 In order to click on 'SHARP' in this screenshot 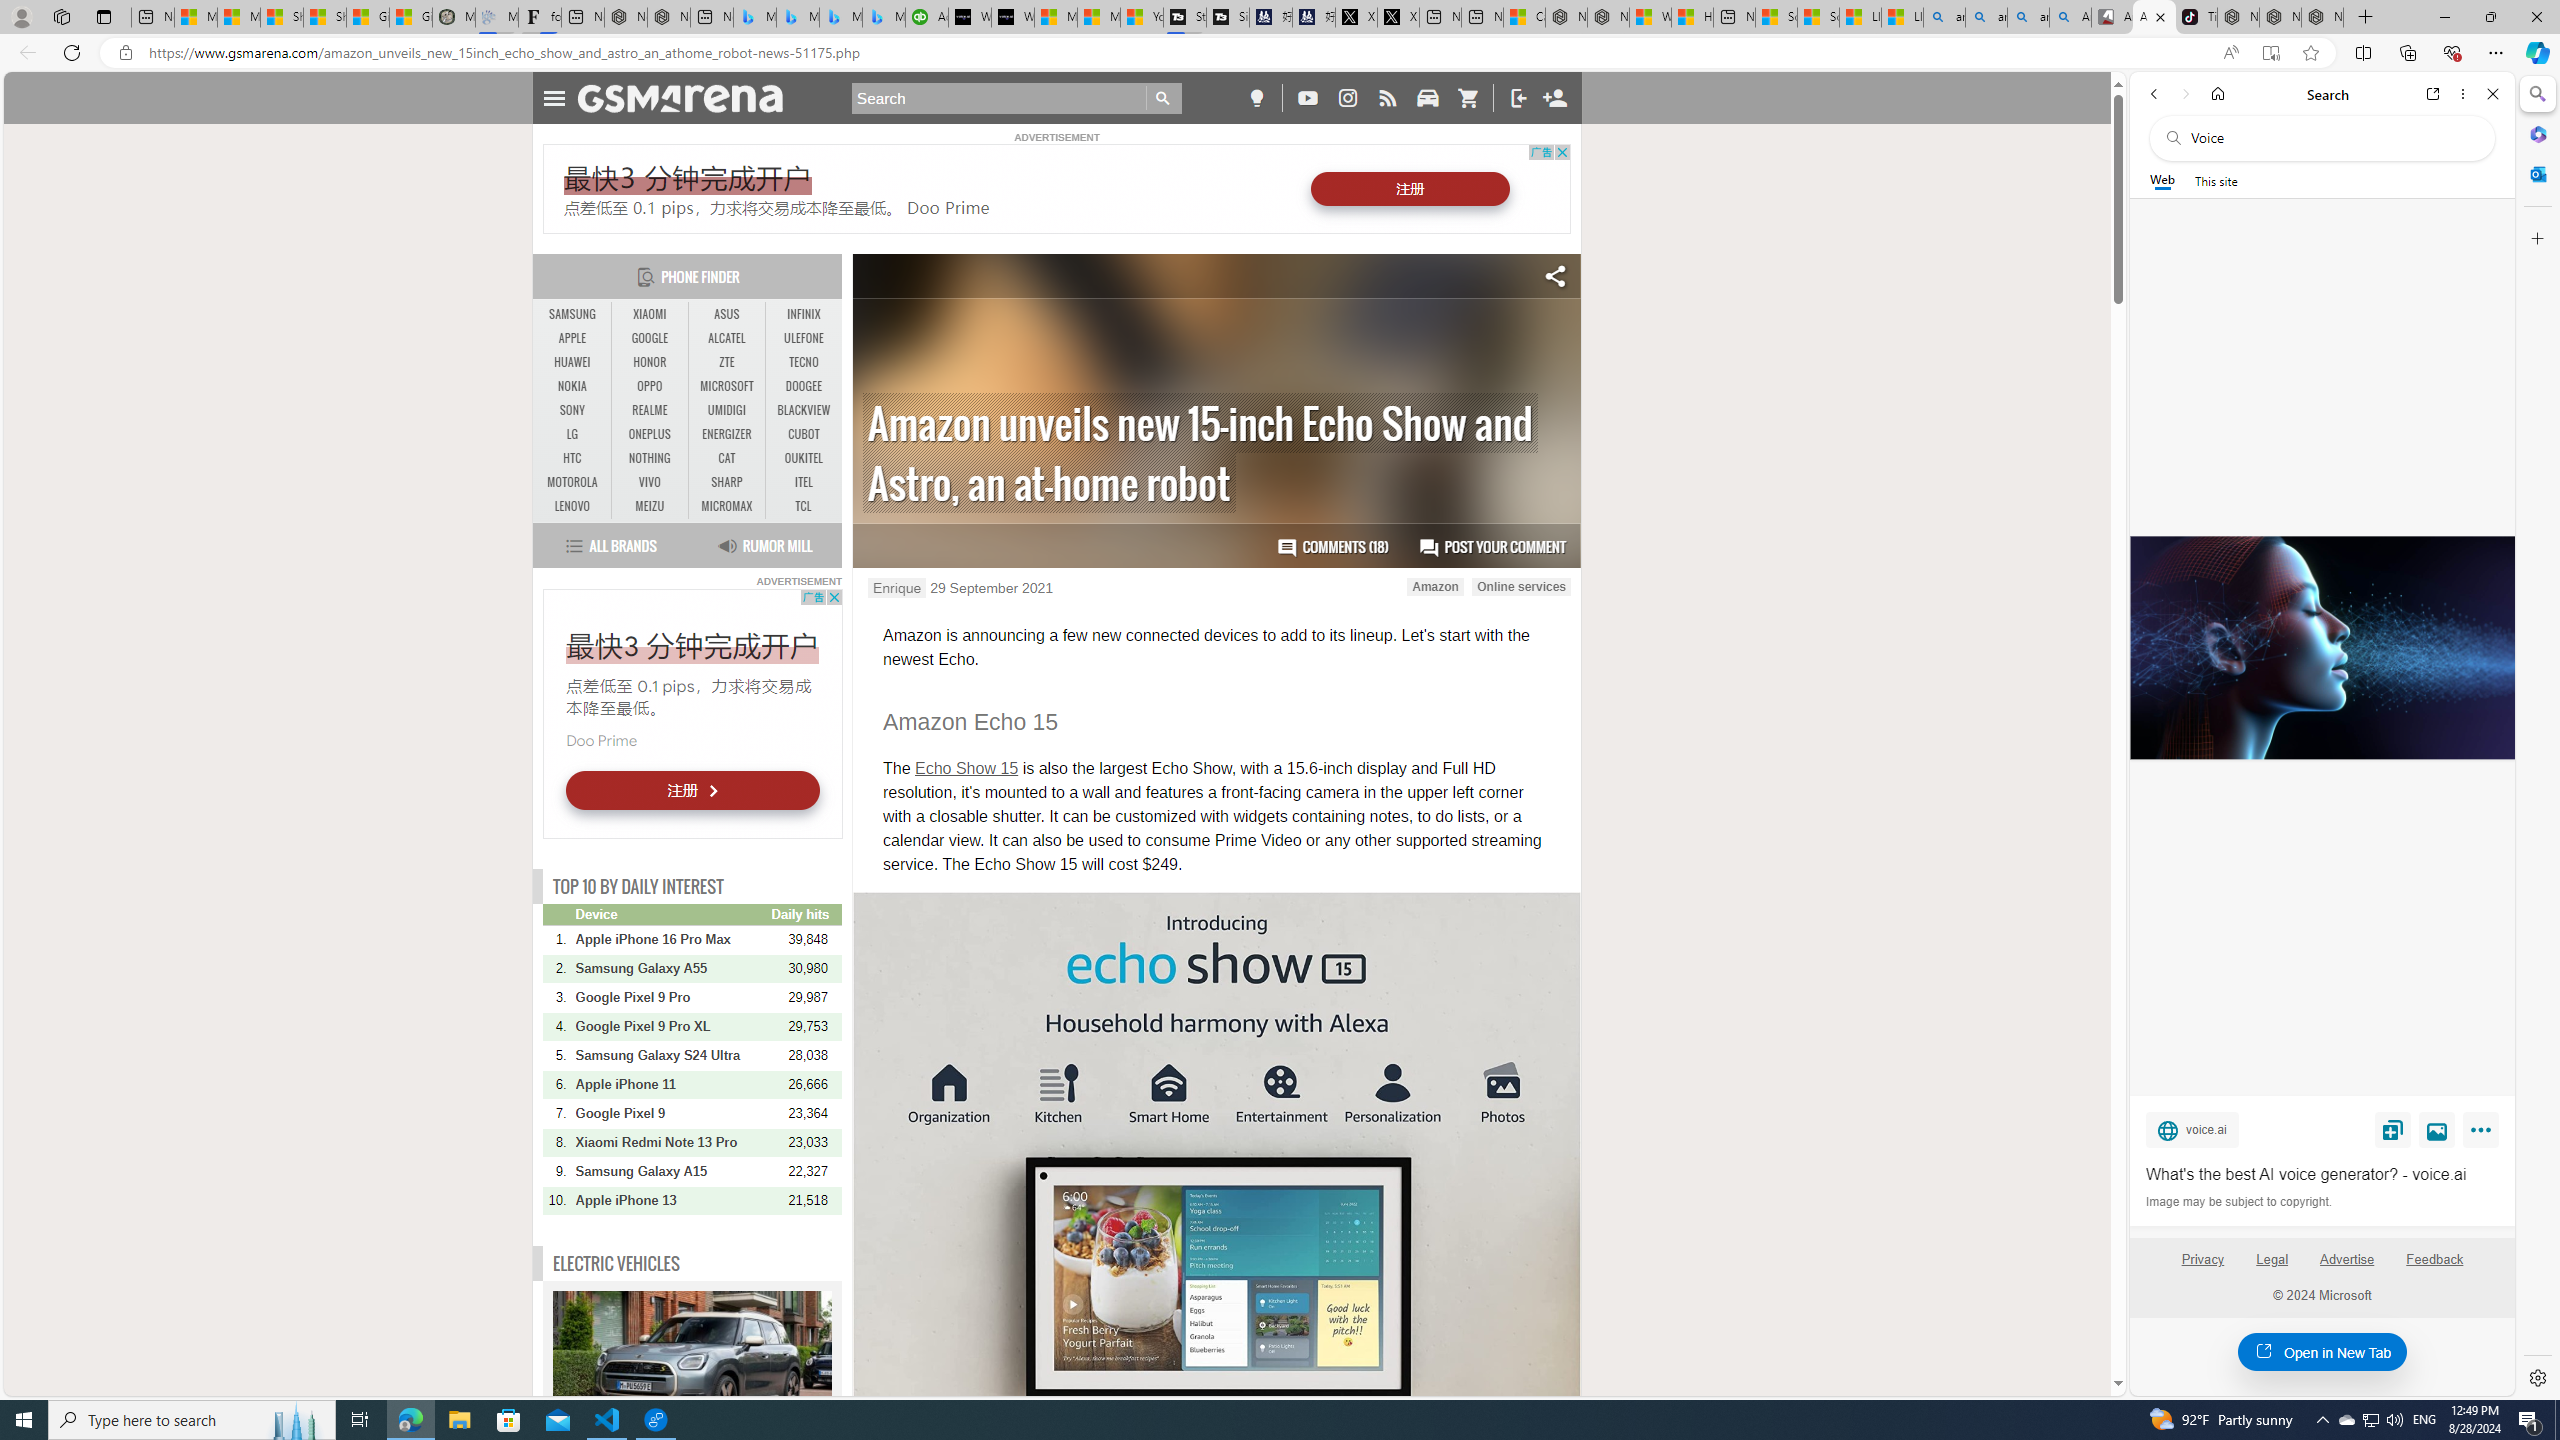, I will do `click(726, 482)`.